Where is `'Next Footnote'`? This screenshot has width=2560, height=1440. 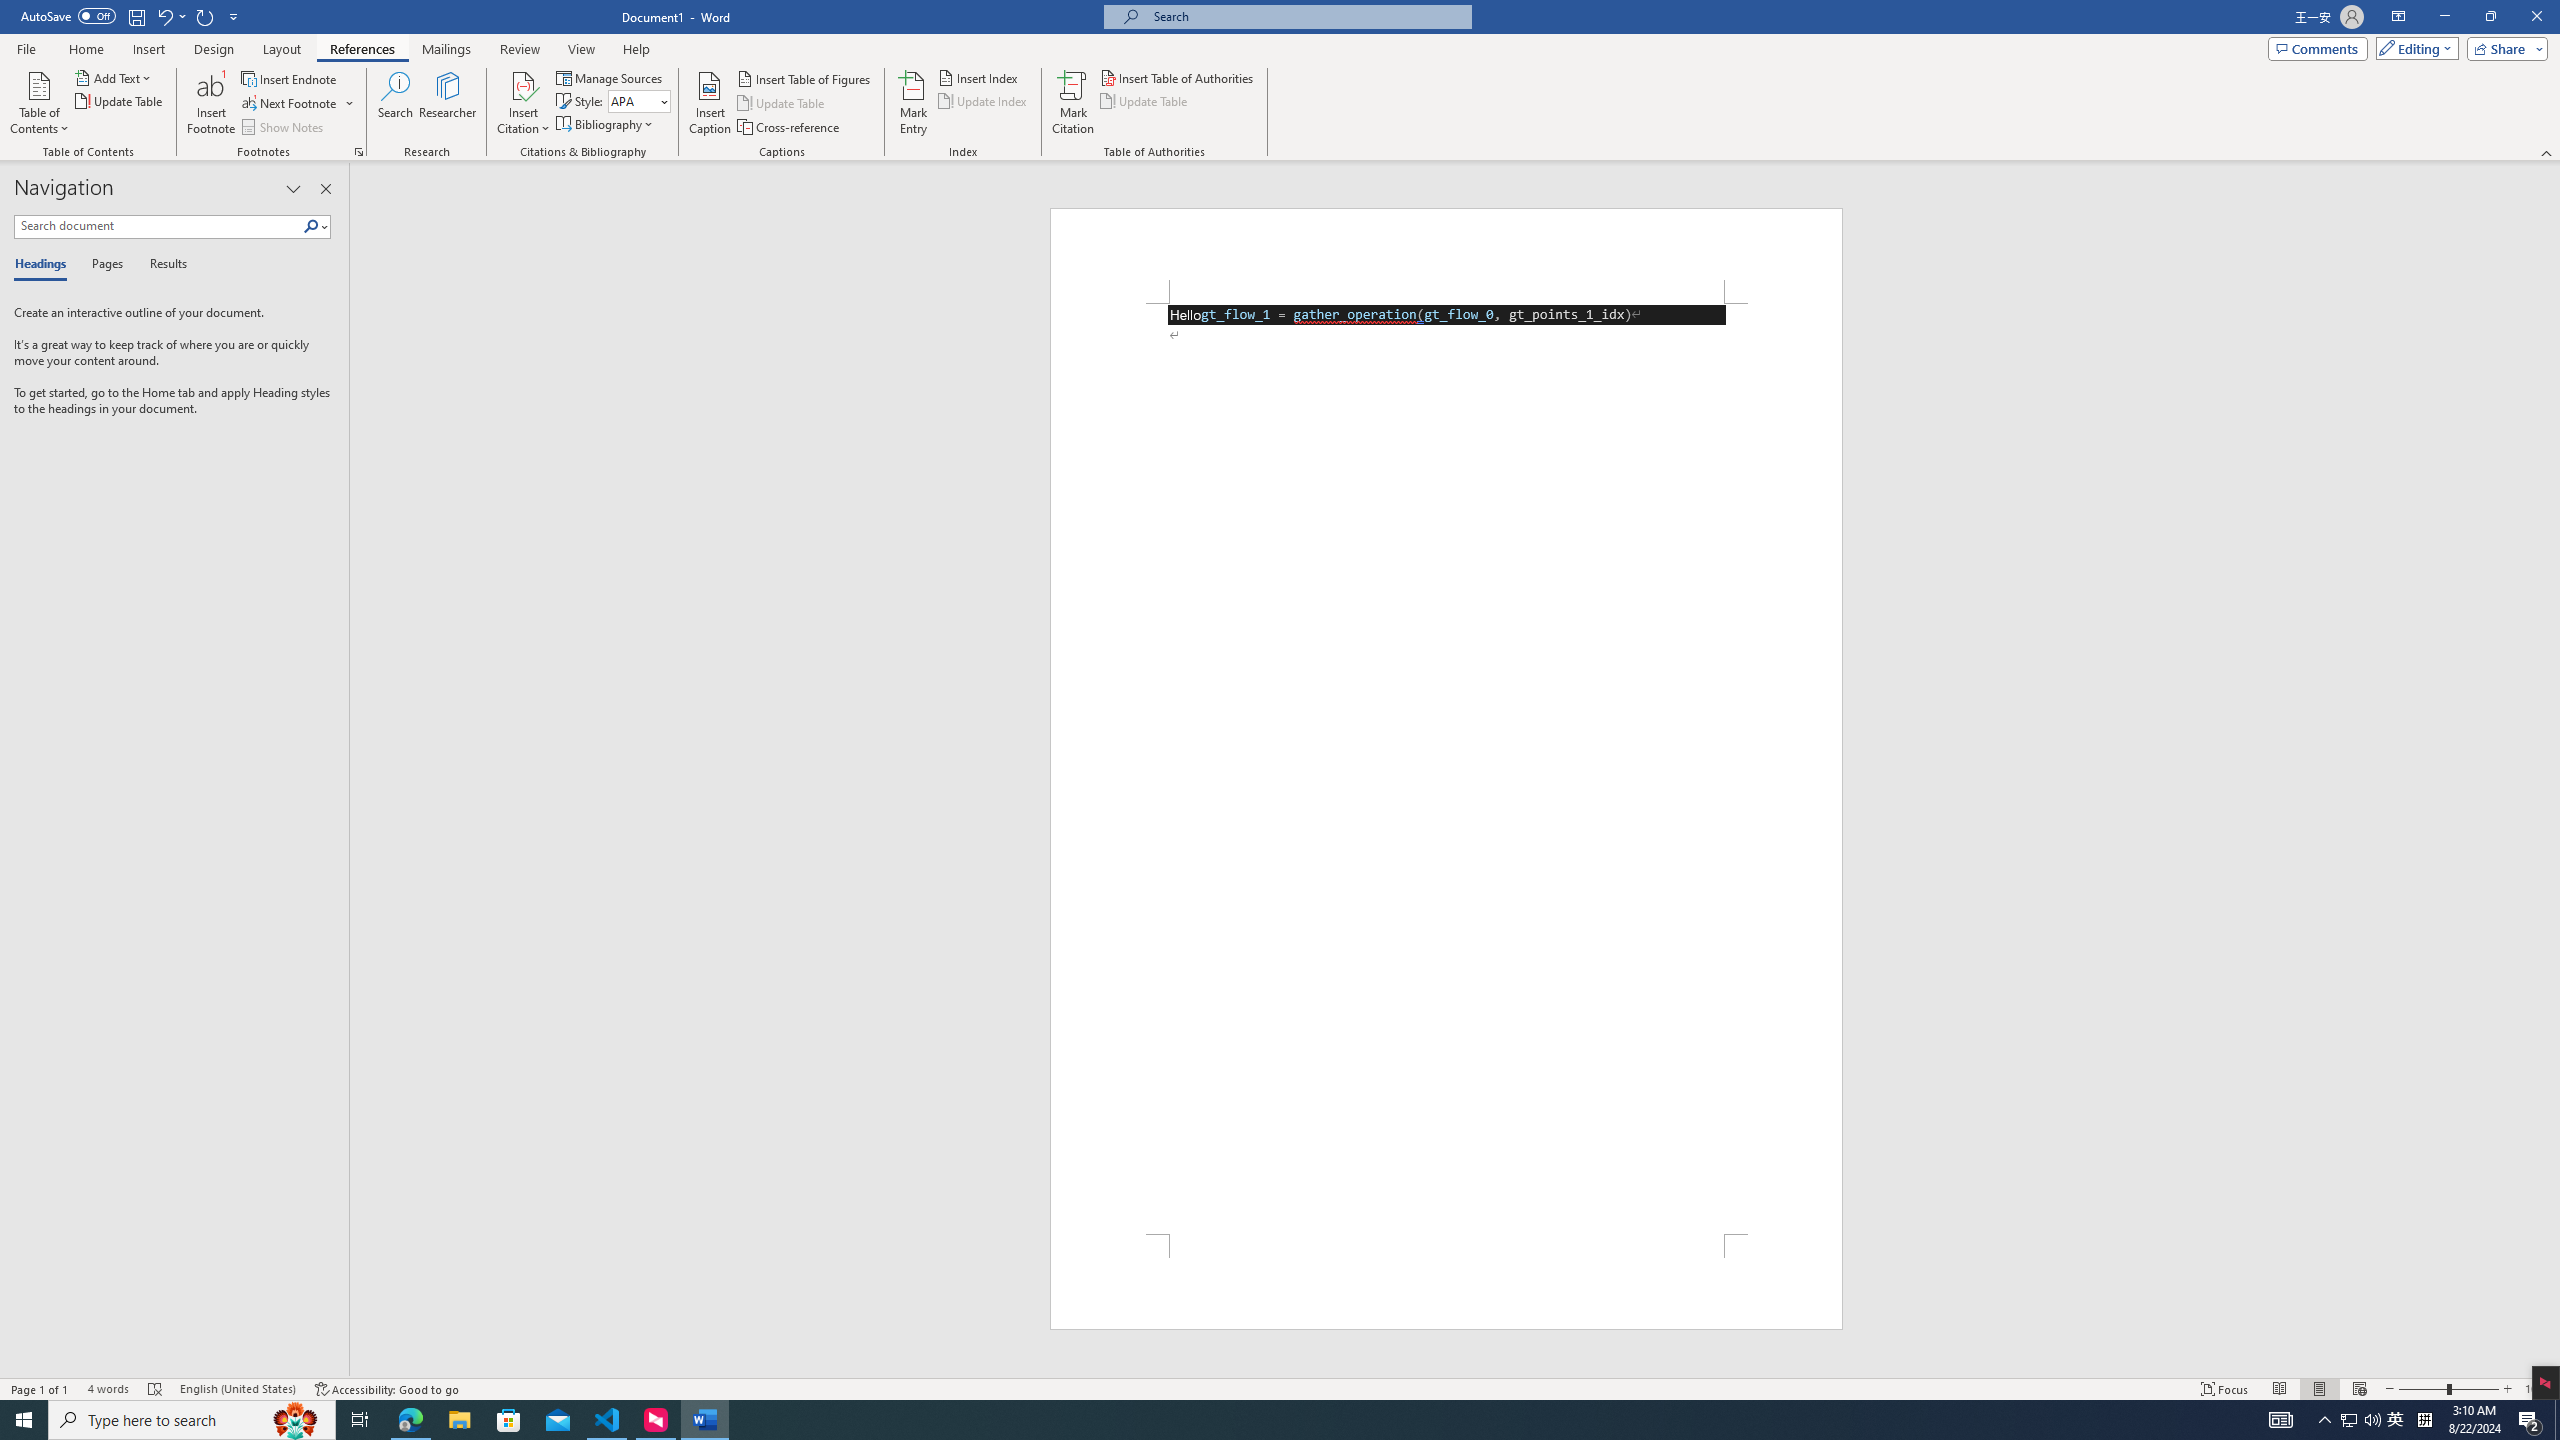
'Next Footnote' is located at coordinates (289, 103).